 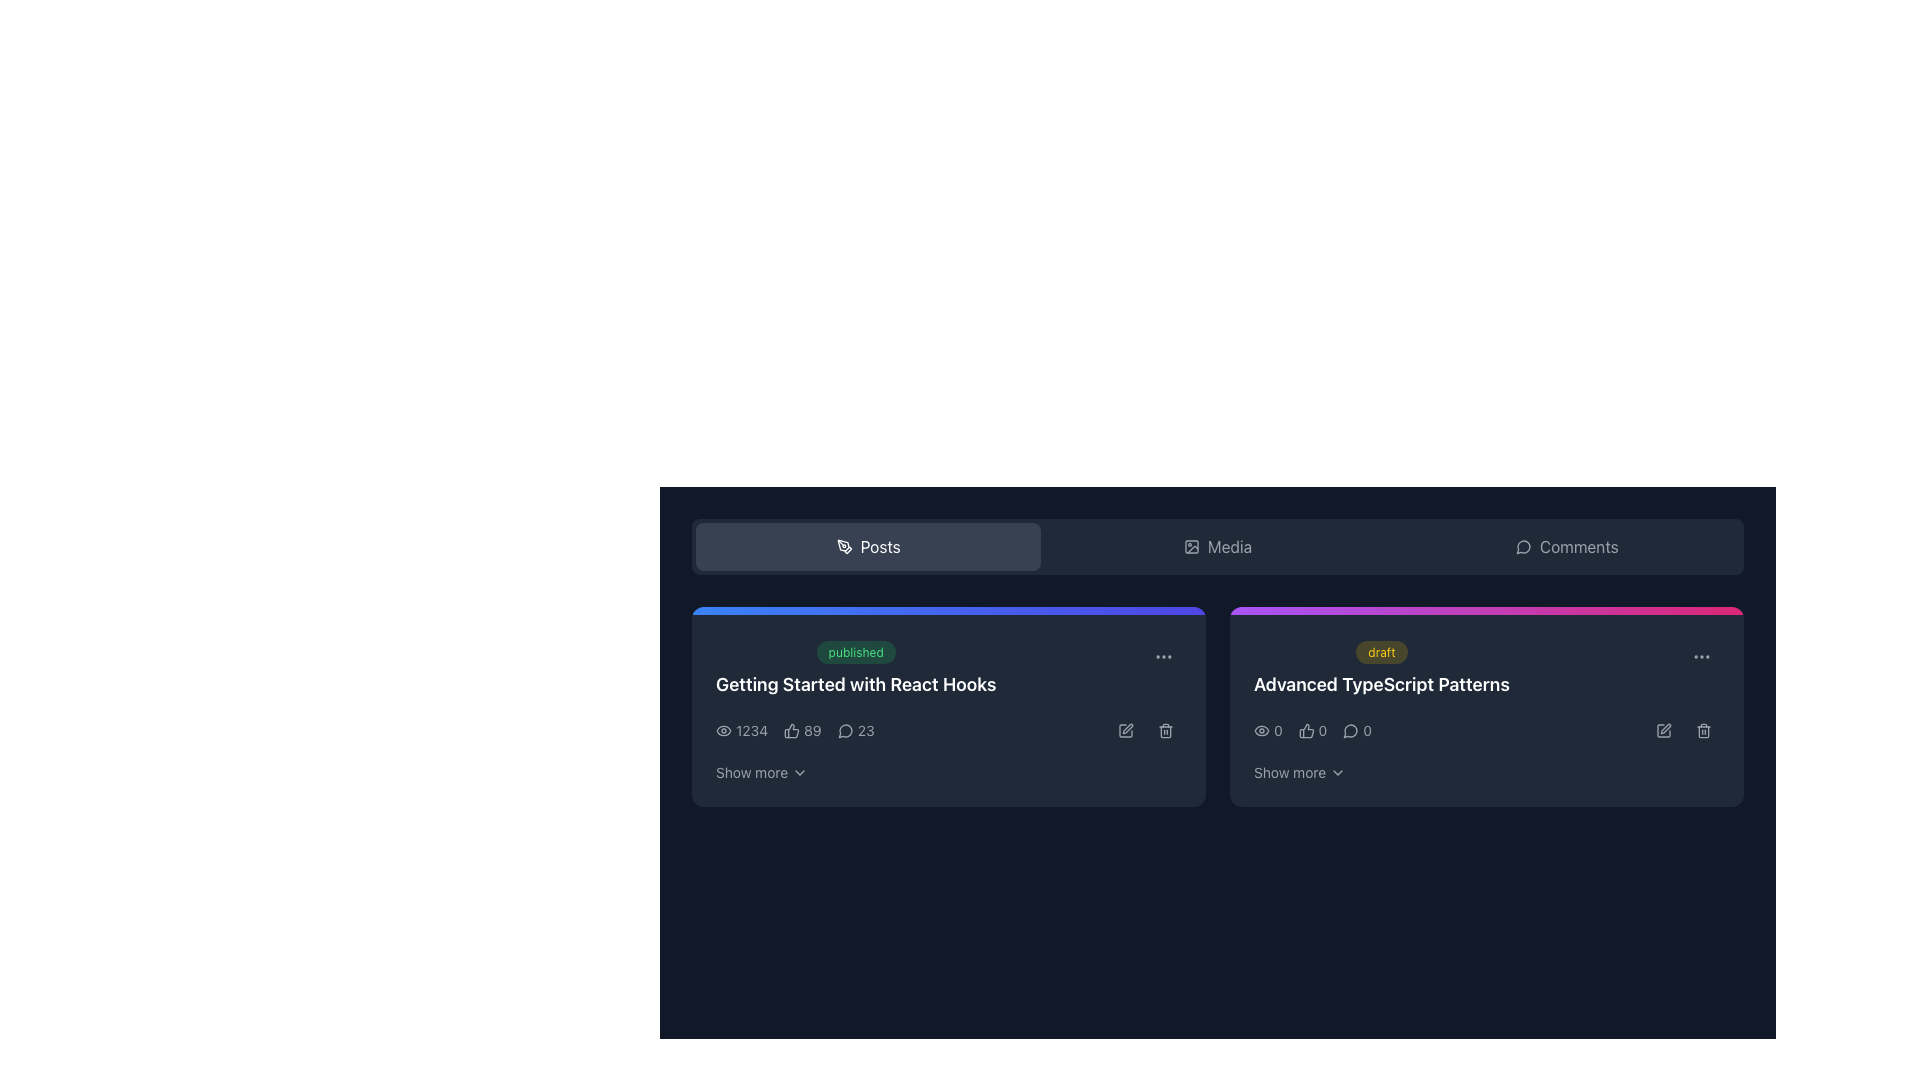 I want to click on the circular trash can button located in the upper-right corner of the 'Getting Started with React Hooks' post card, so click(x=1166, y=731).